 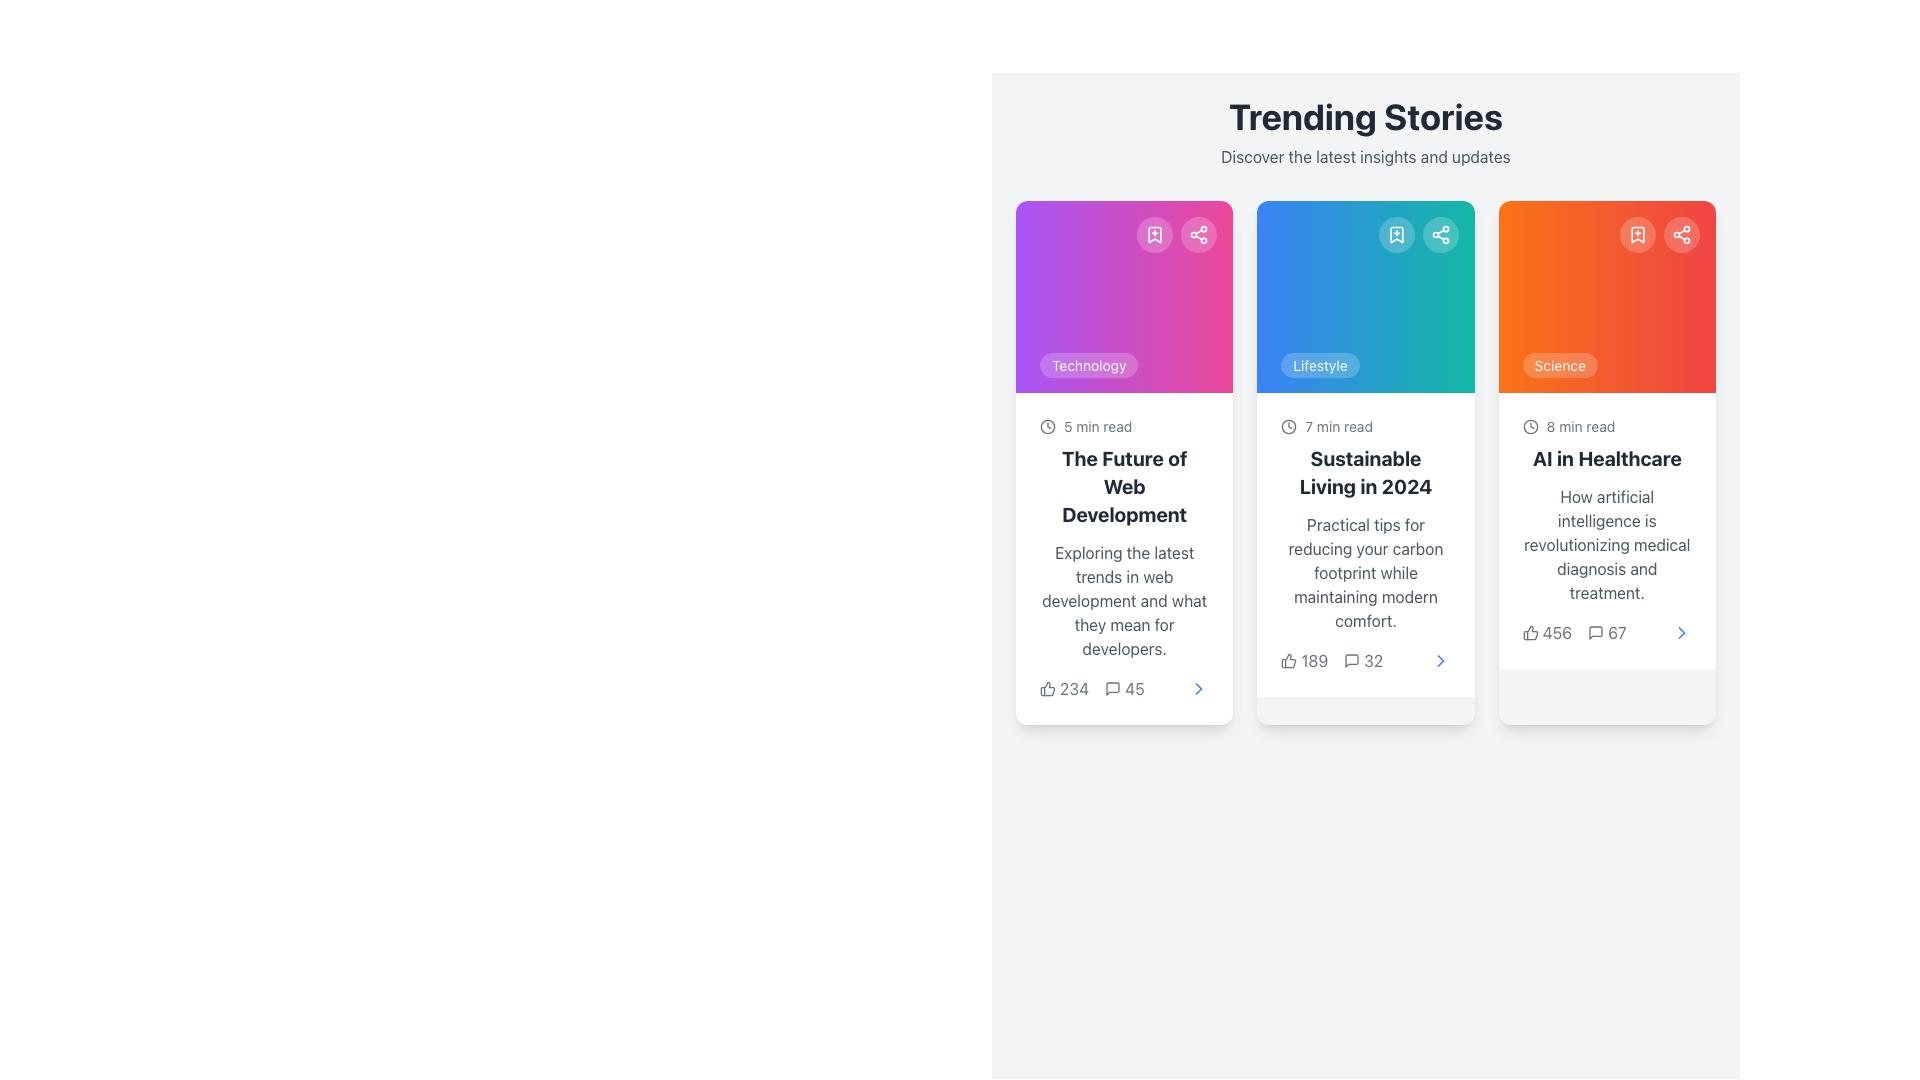 I want to click on the Text Badge located in the header section of the first card, positioned near the bottom-left corner of the card's colored header area, so click(x=1088, y=365).